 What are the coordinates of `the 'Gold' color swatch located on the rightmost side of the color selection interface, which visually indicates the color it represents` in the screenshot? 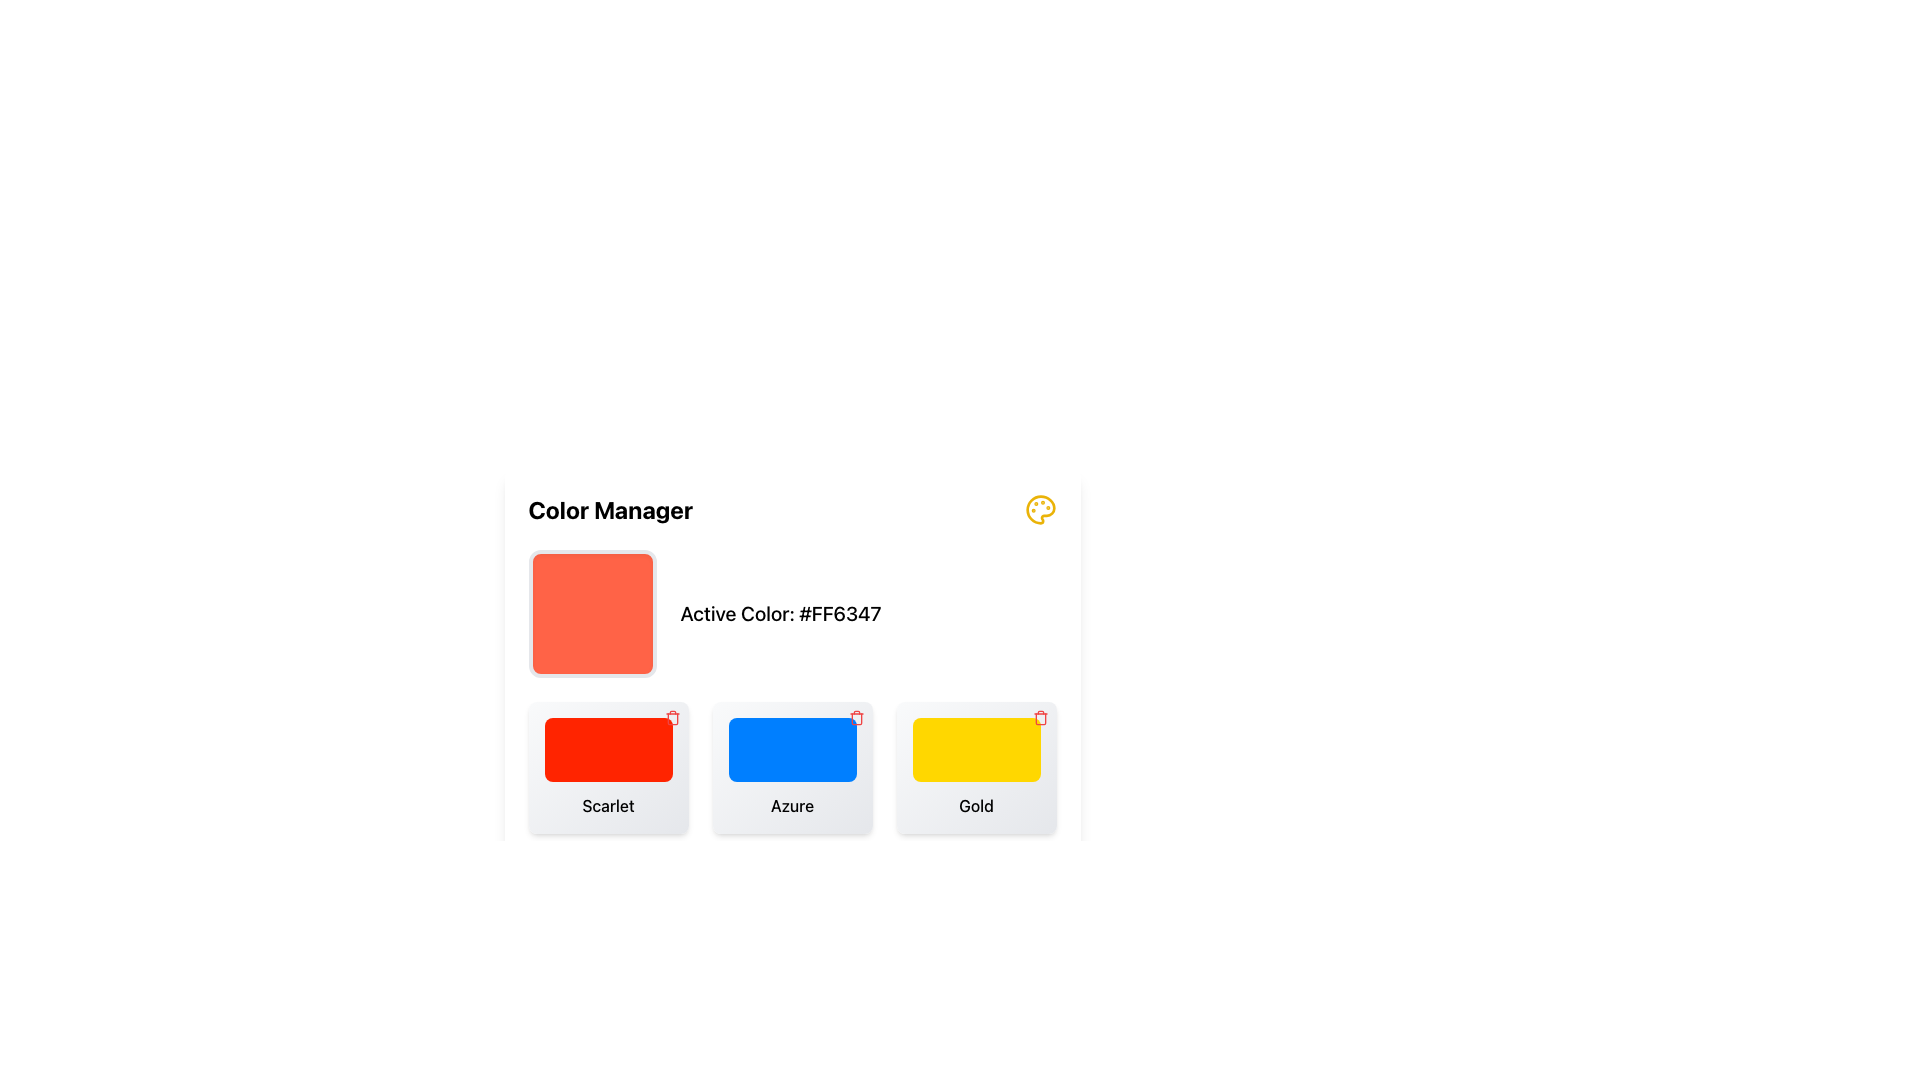 It's located at (976, 749).